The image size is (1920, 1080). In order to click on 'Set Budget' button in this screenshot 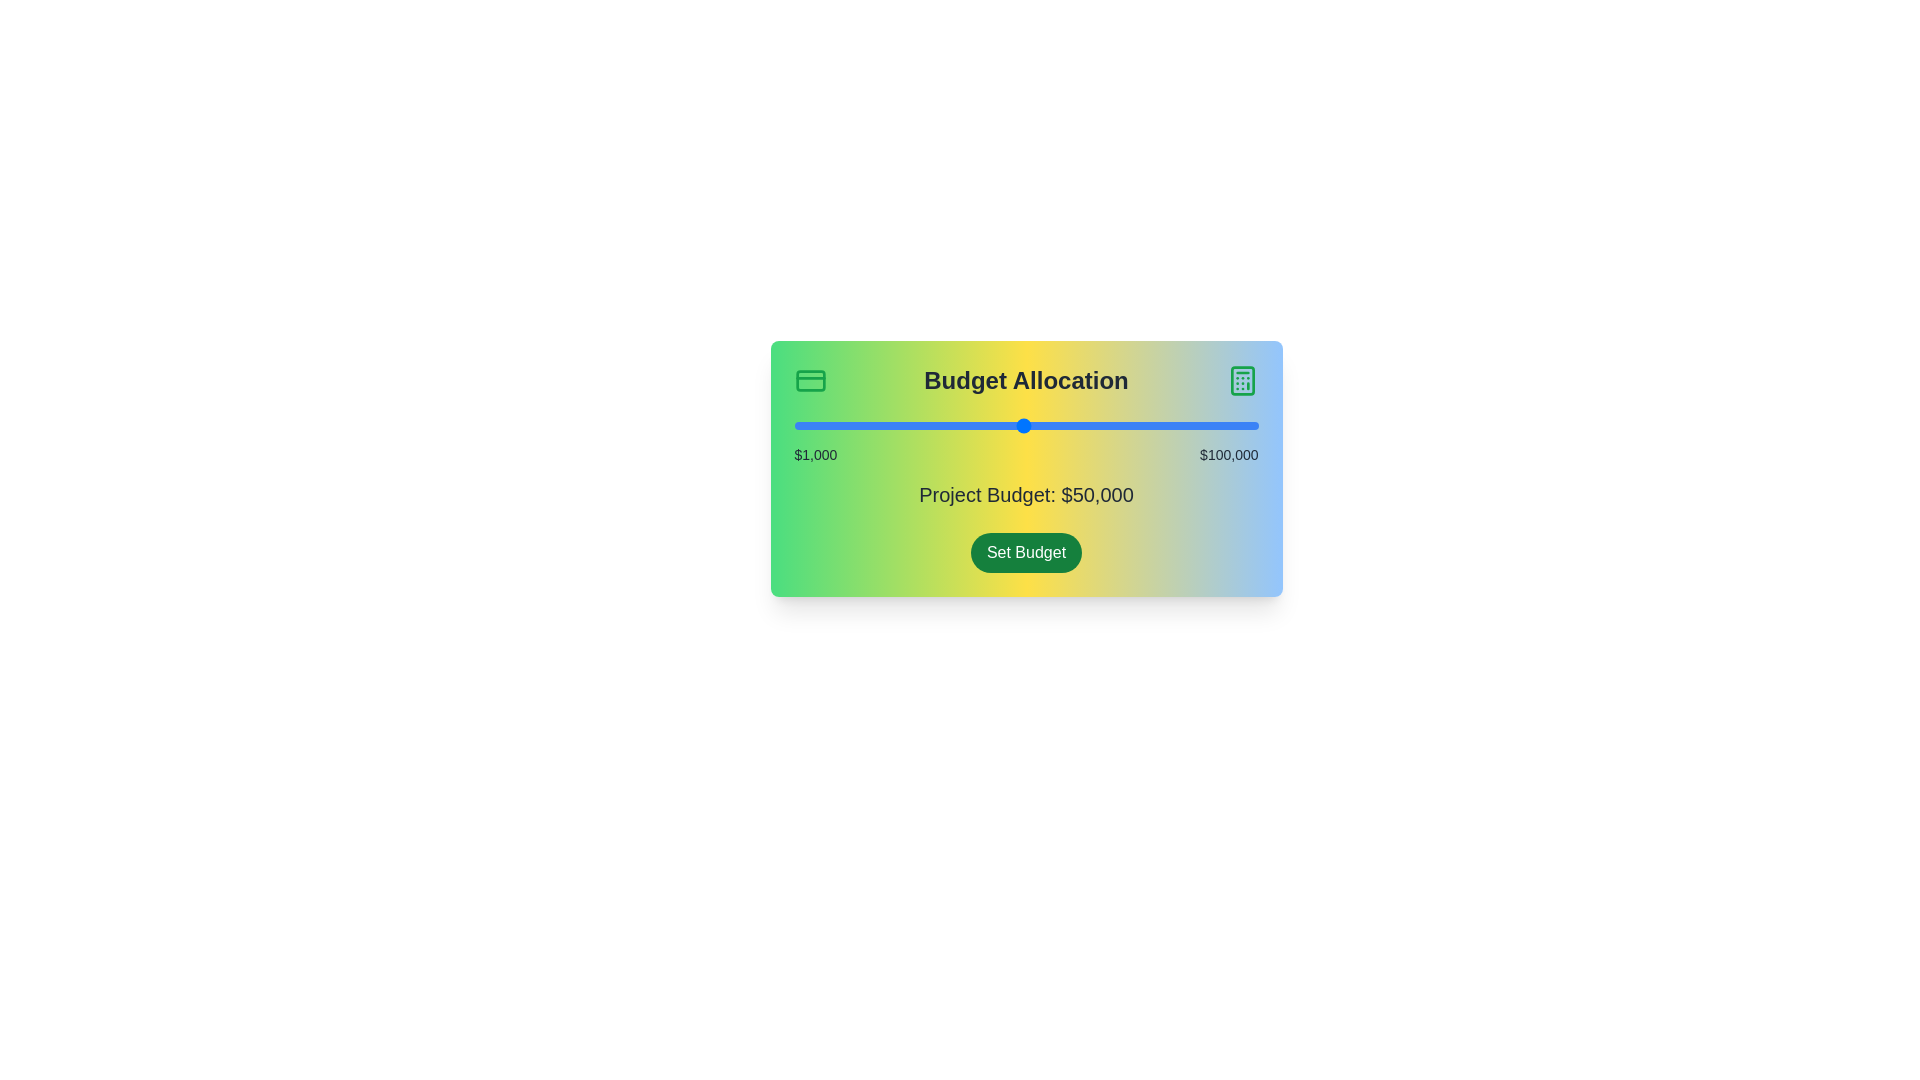, I will do `click(1026, 552)`.